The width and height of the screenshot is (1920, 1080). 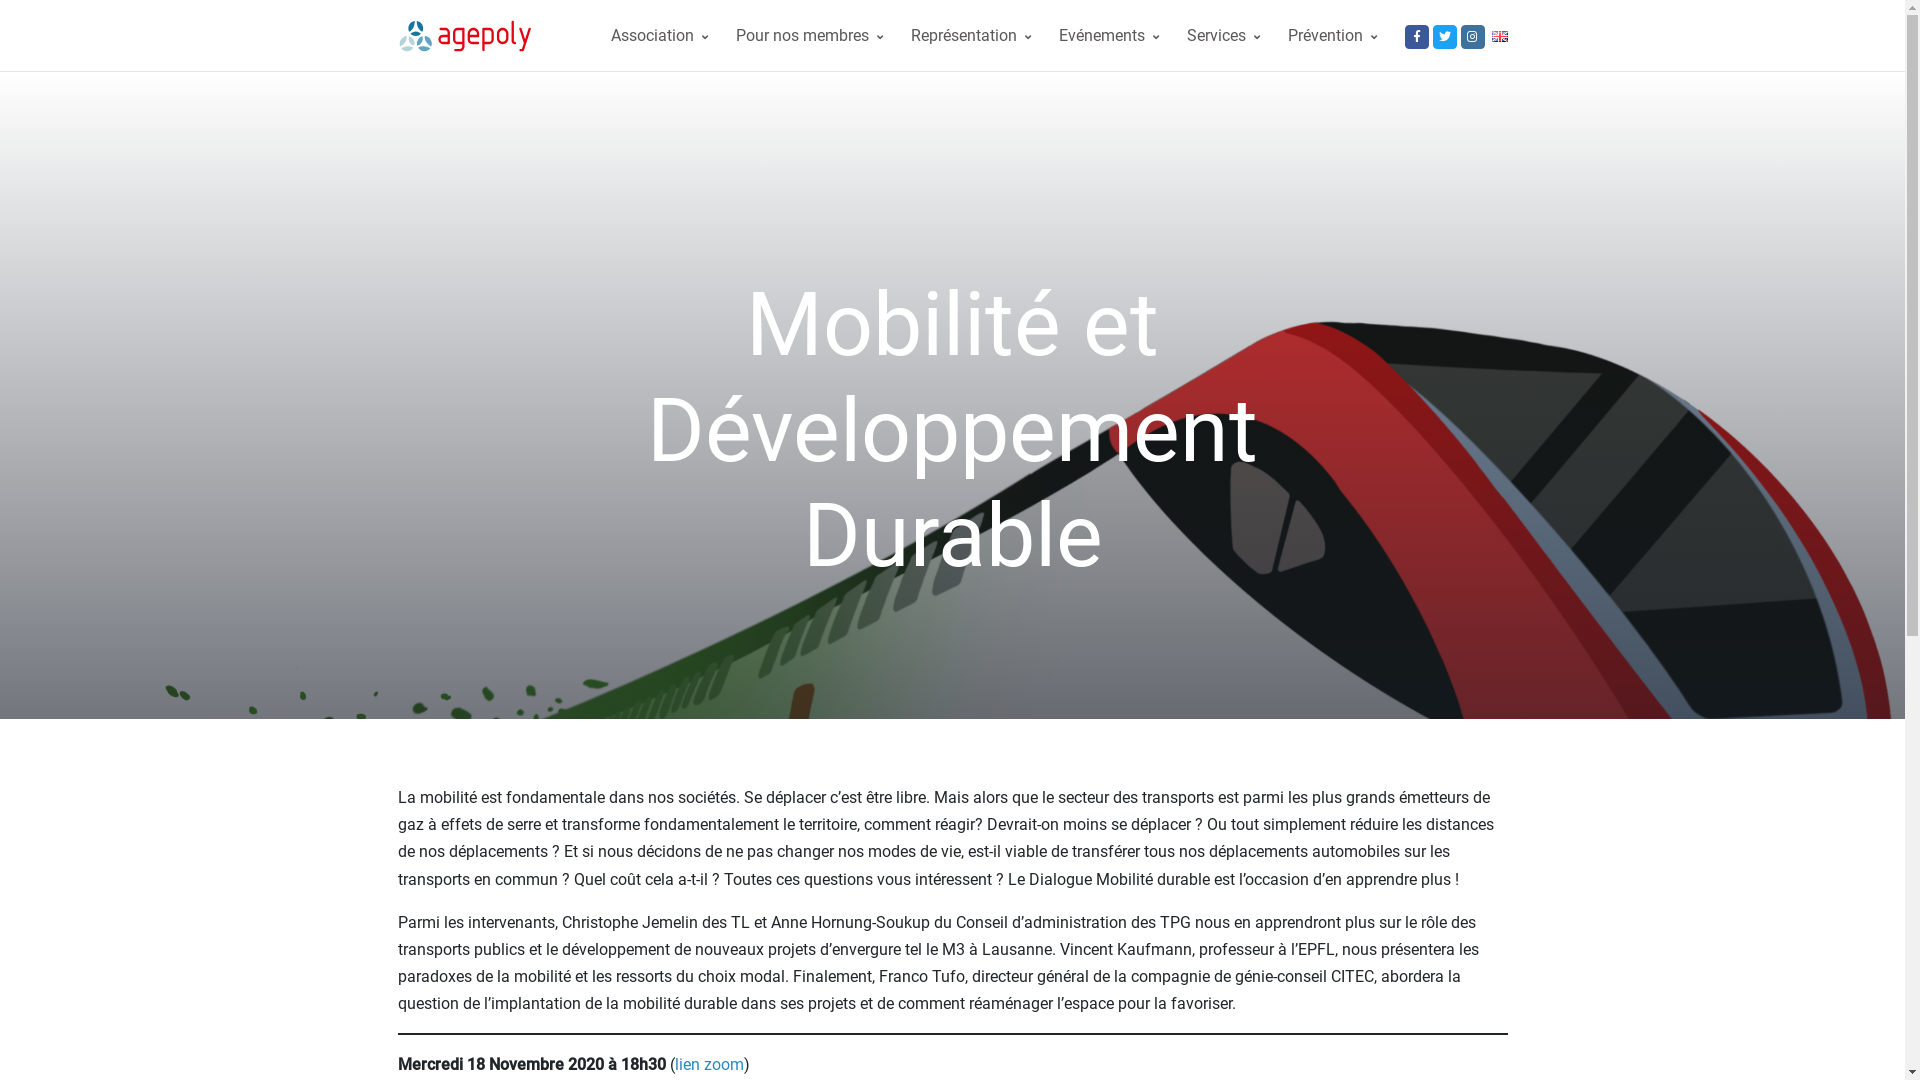 What do you see at coordinates (594, 35) in the screenshot?
I see `'Association'` at bounding box center [594, 35].